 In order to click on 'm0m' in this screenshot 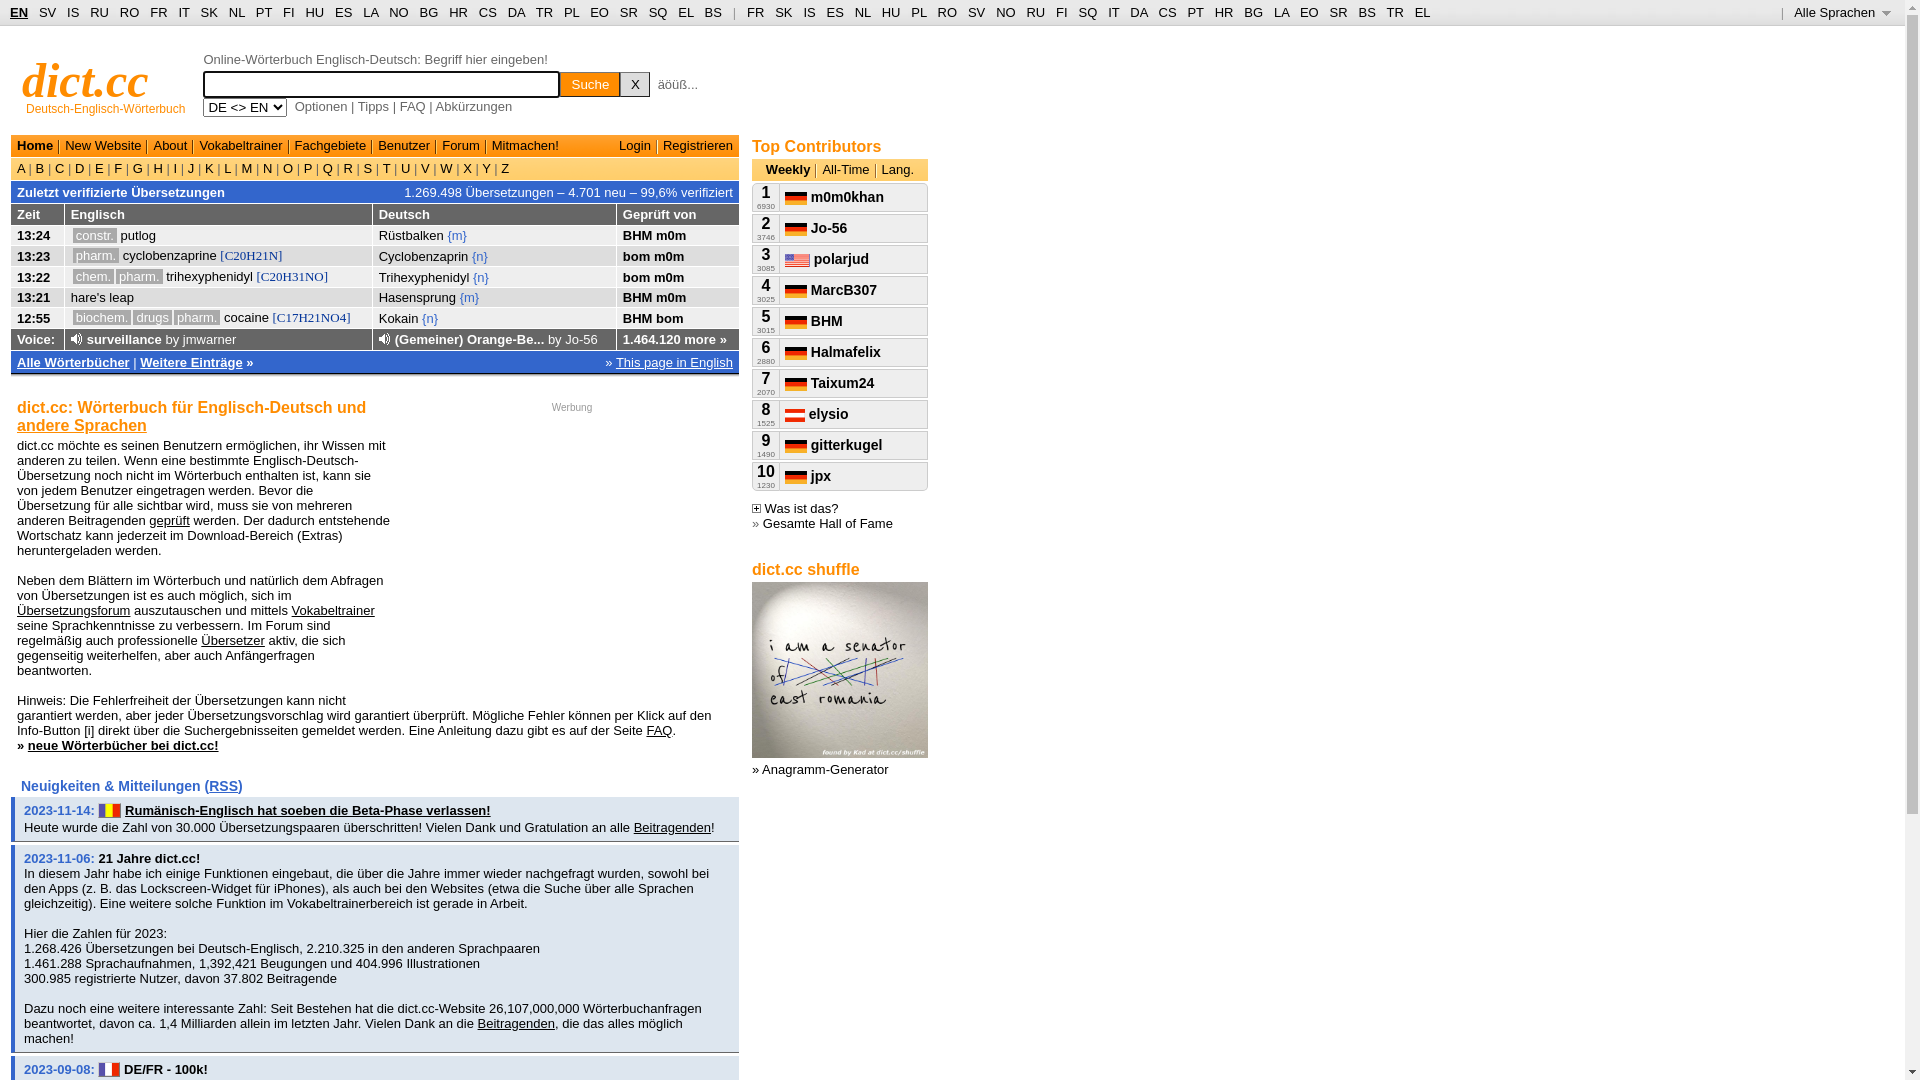, I will do `click(668, 254)`.